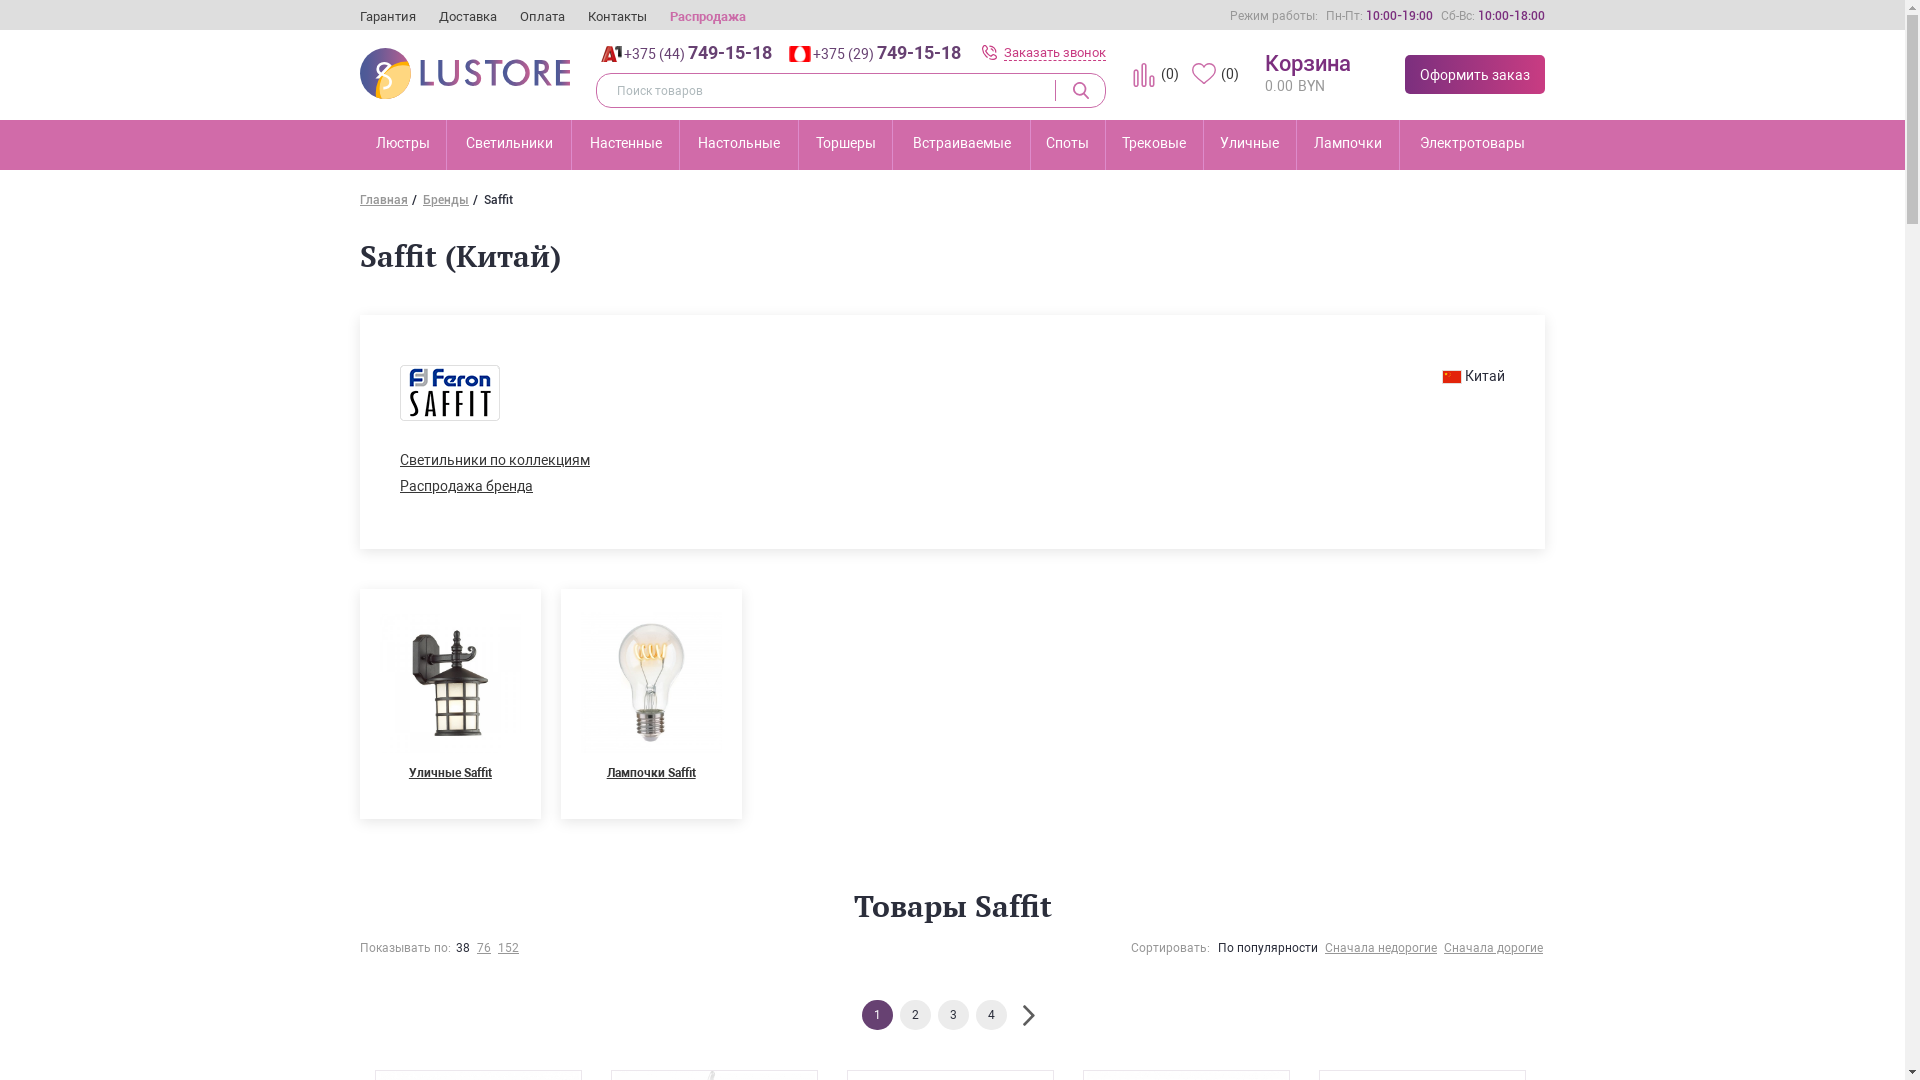 The image size is (1920, 1080). I want to click on '76', so click(484, 947).